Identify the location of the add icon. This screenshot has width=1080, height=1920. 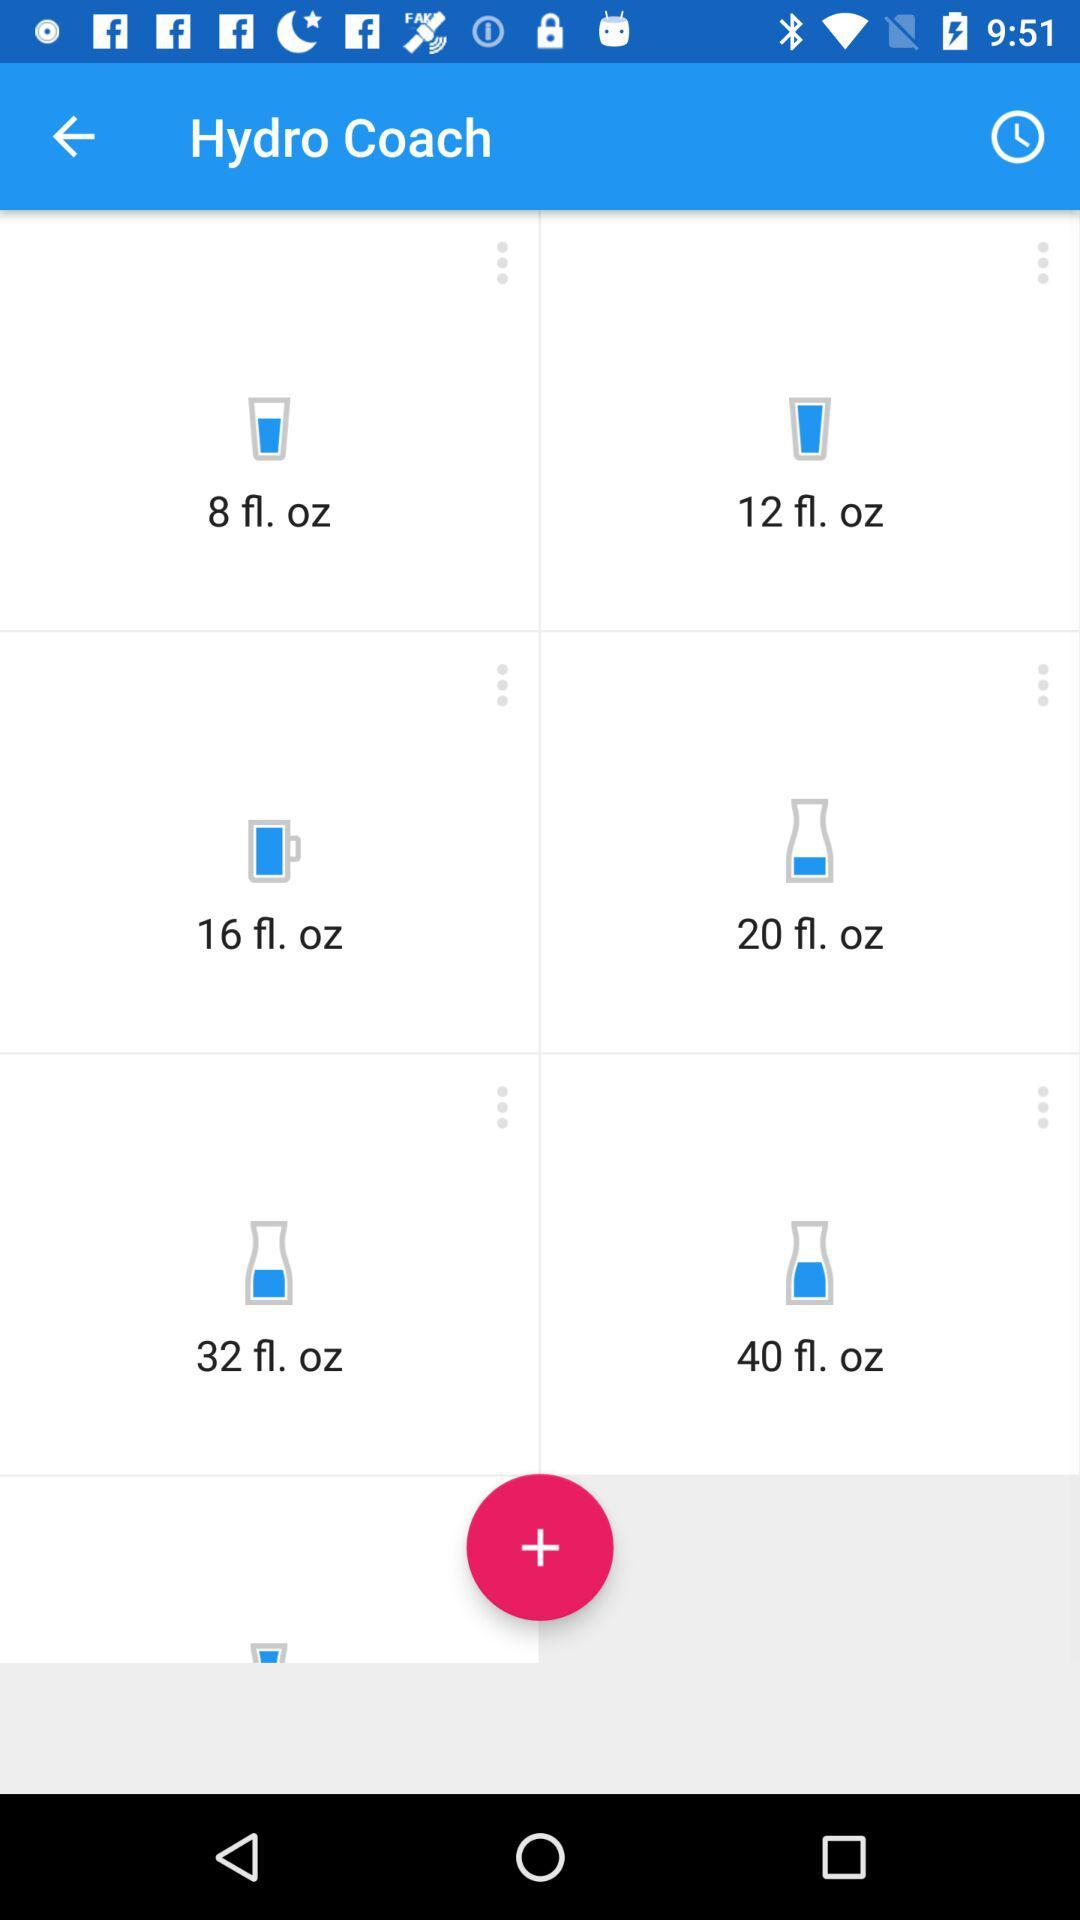
(540, 1546).